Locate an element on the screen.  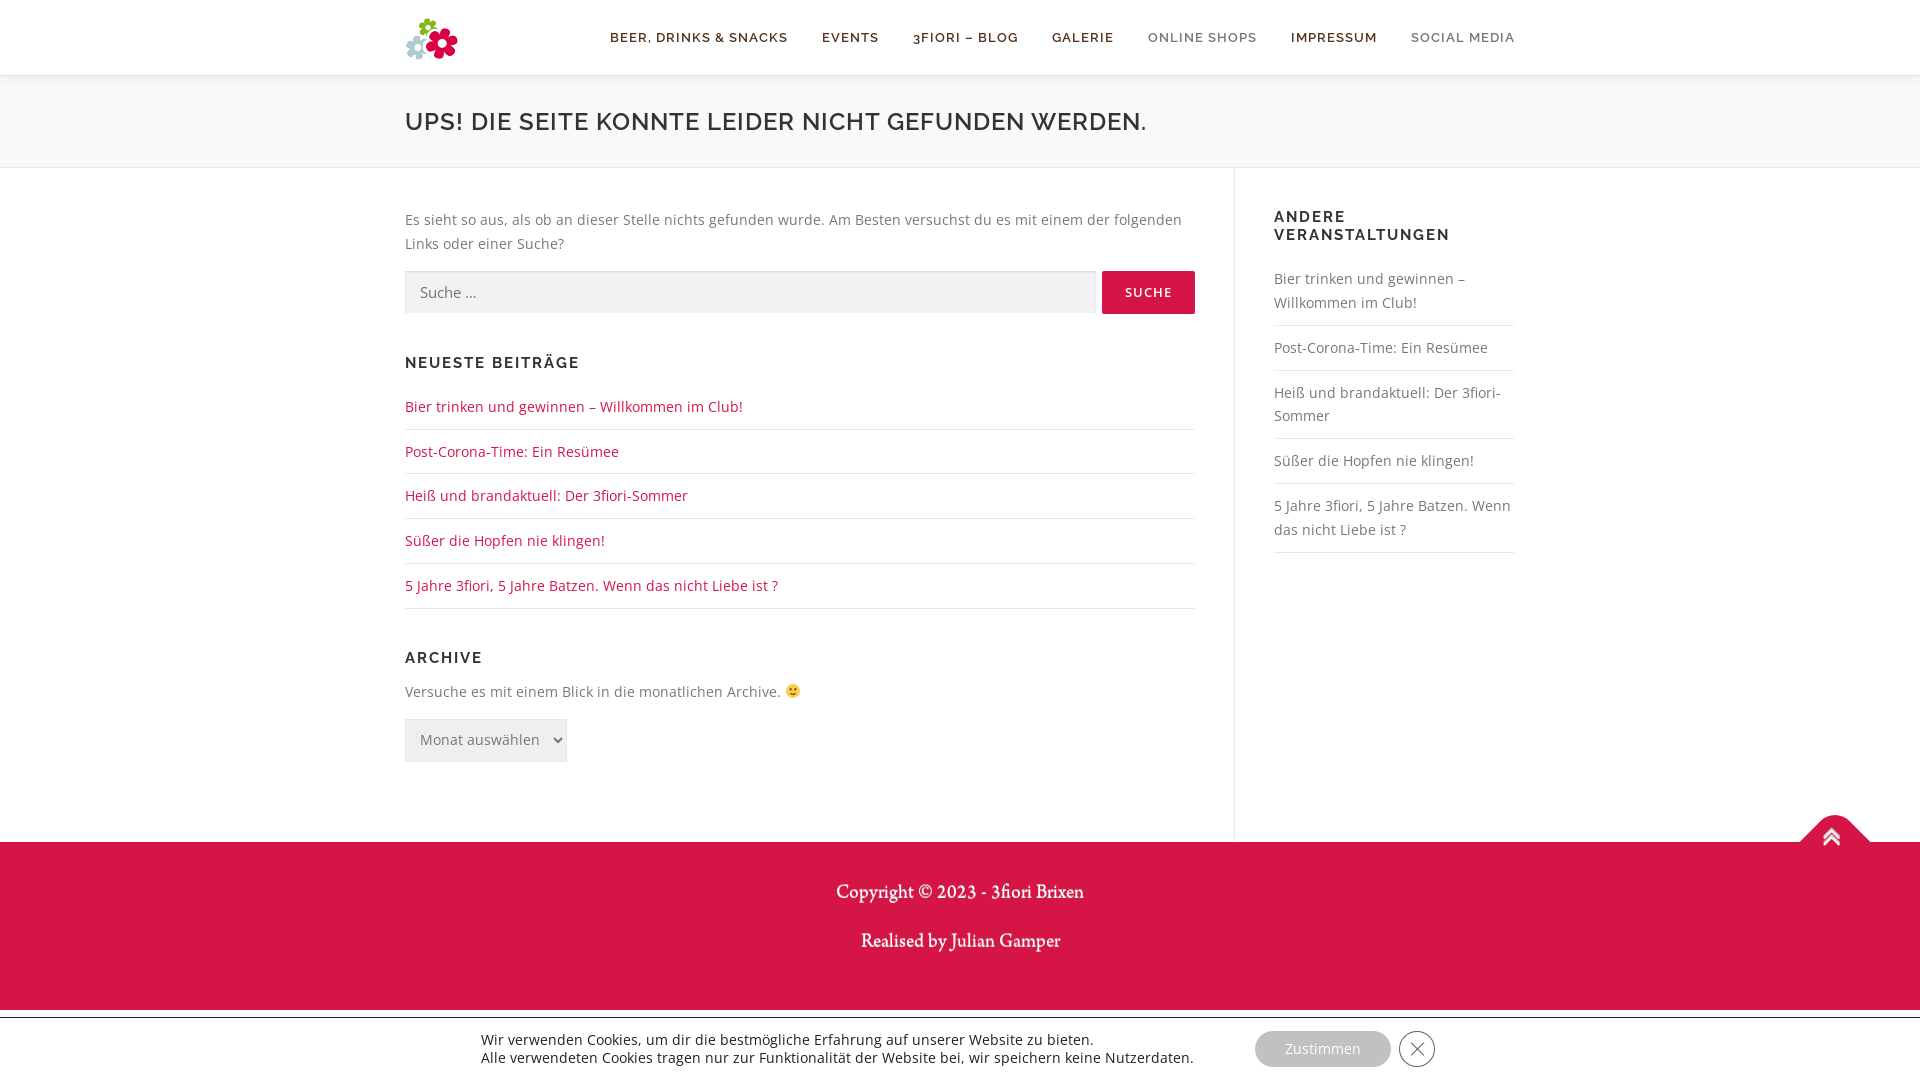
'BEER, DRINKS & SNACKS' is located at coordinates (699, 37).